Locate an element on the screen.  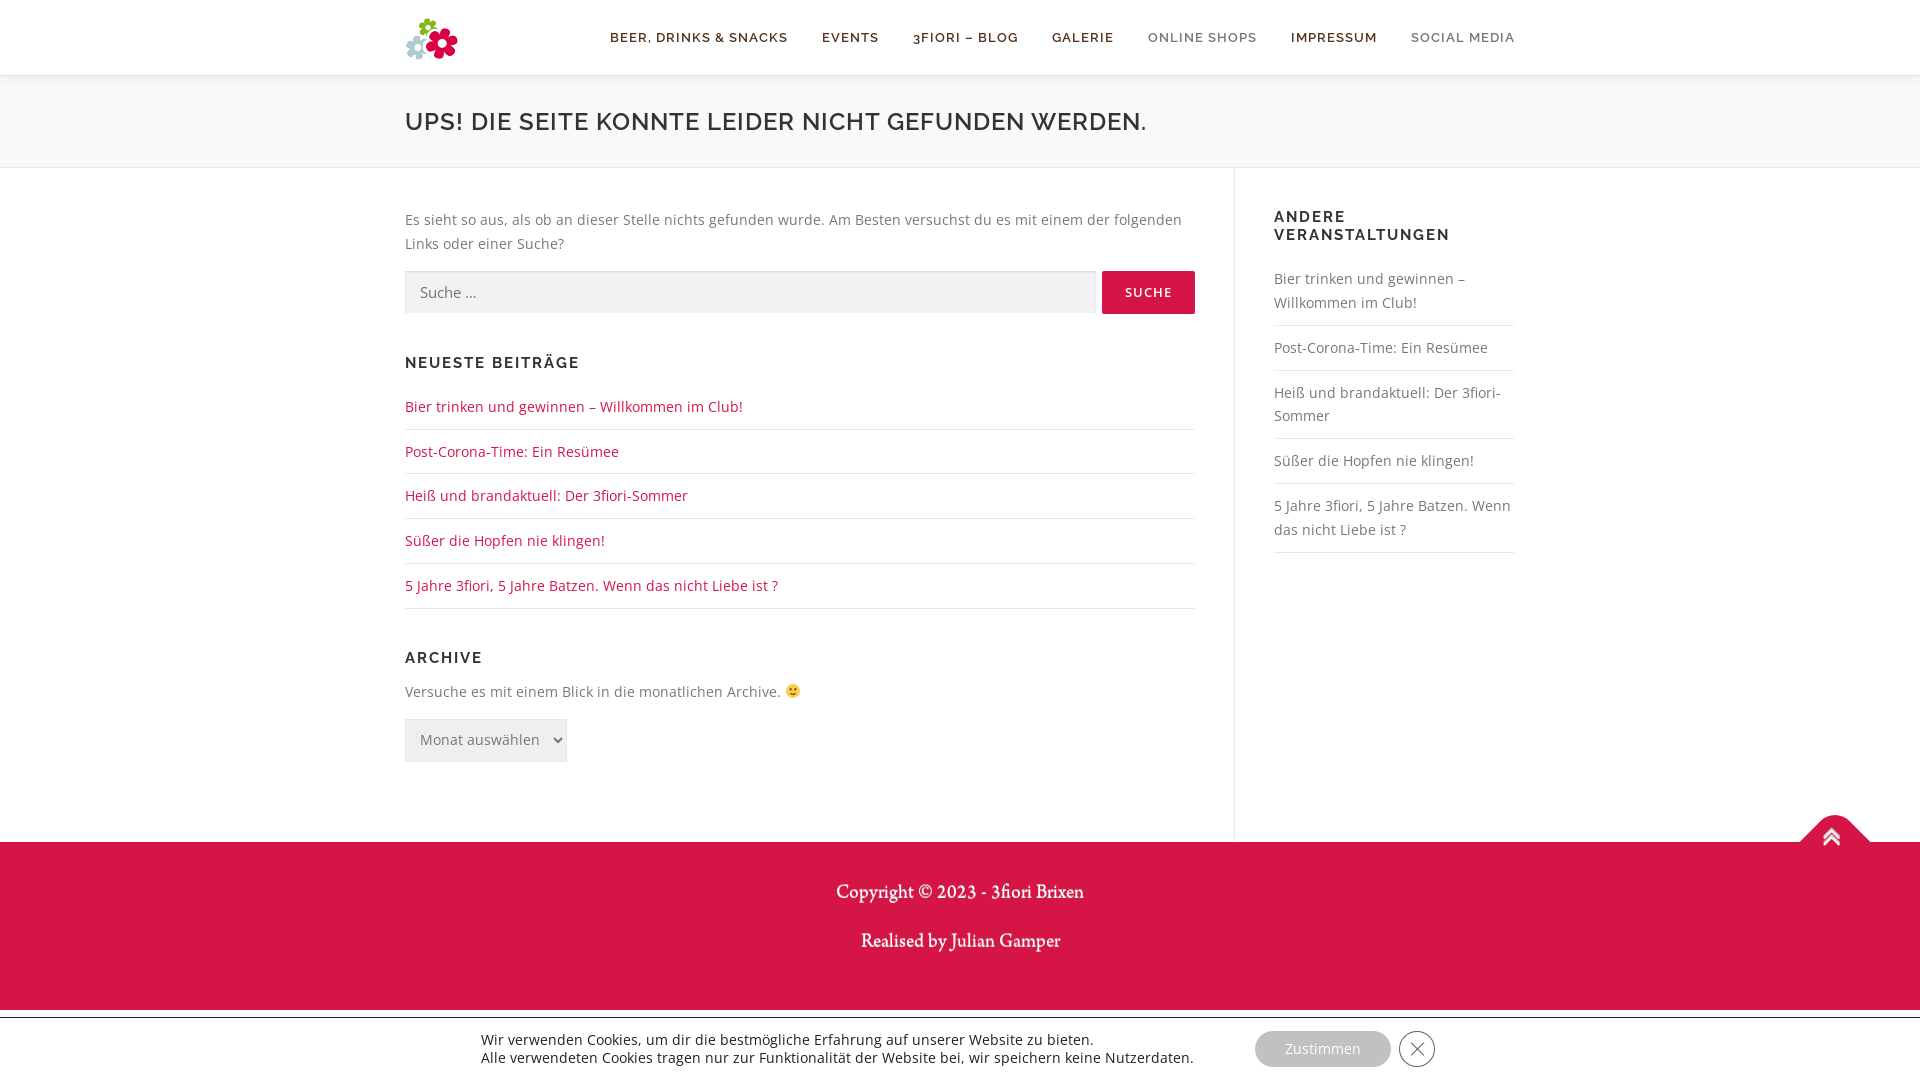
'BEER, DRINKS & SNACKS' is located at coordinates (699, 37).